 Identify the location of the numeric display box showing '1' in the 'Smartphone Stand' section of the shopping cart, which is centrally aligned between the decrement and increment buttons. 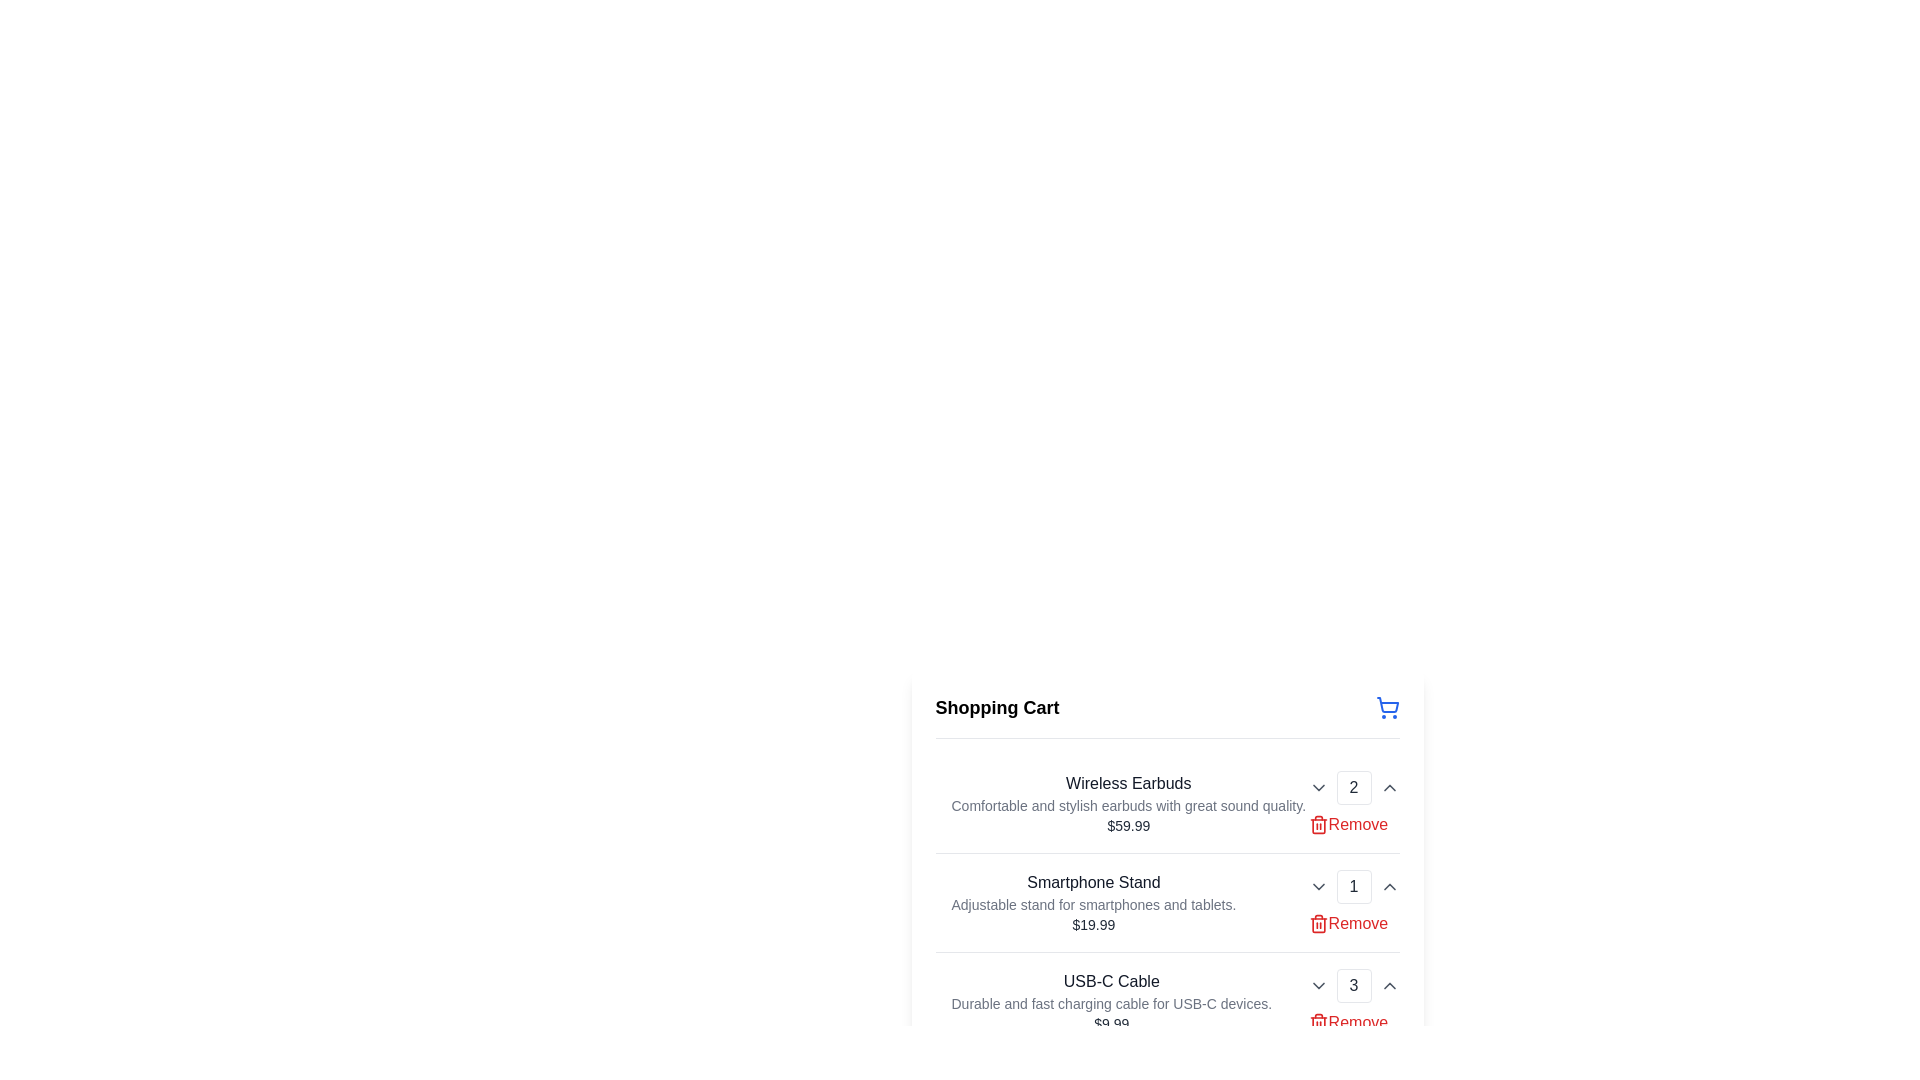
(1353, 886).